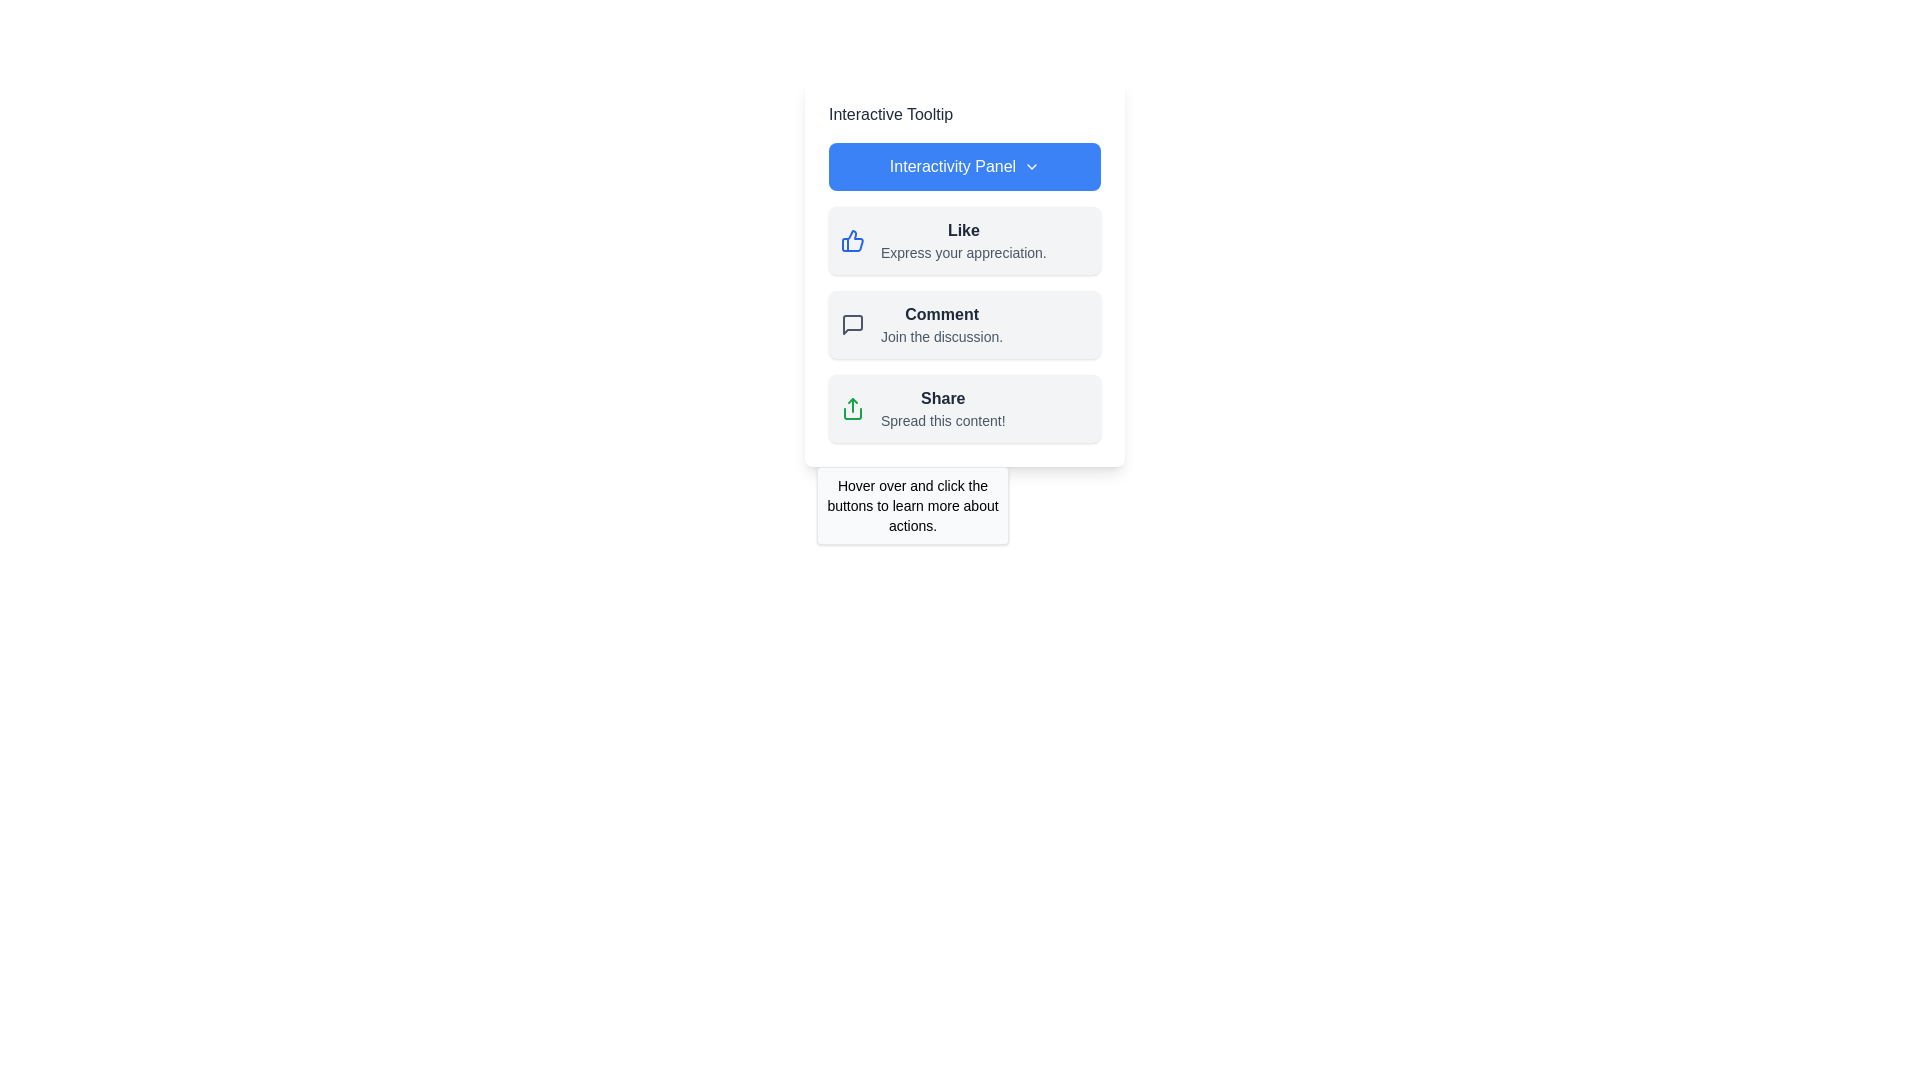 This screenshot has height=1080, width=1920. I want to click on the 'Comment' SVG icon, which resembles a speech bubble or message square, located in the middle row of the vertical stack of icons in the interactive tooltip panel, so click(853, 323).